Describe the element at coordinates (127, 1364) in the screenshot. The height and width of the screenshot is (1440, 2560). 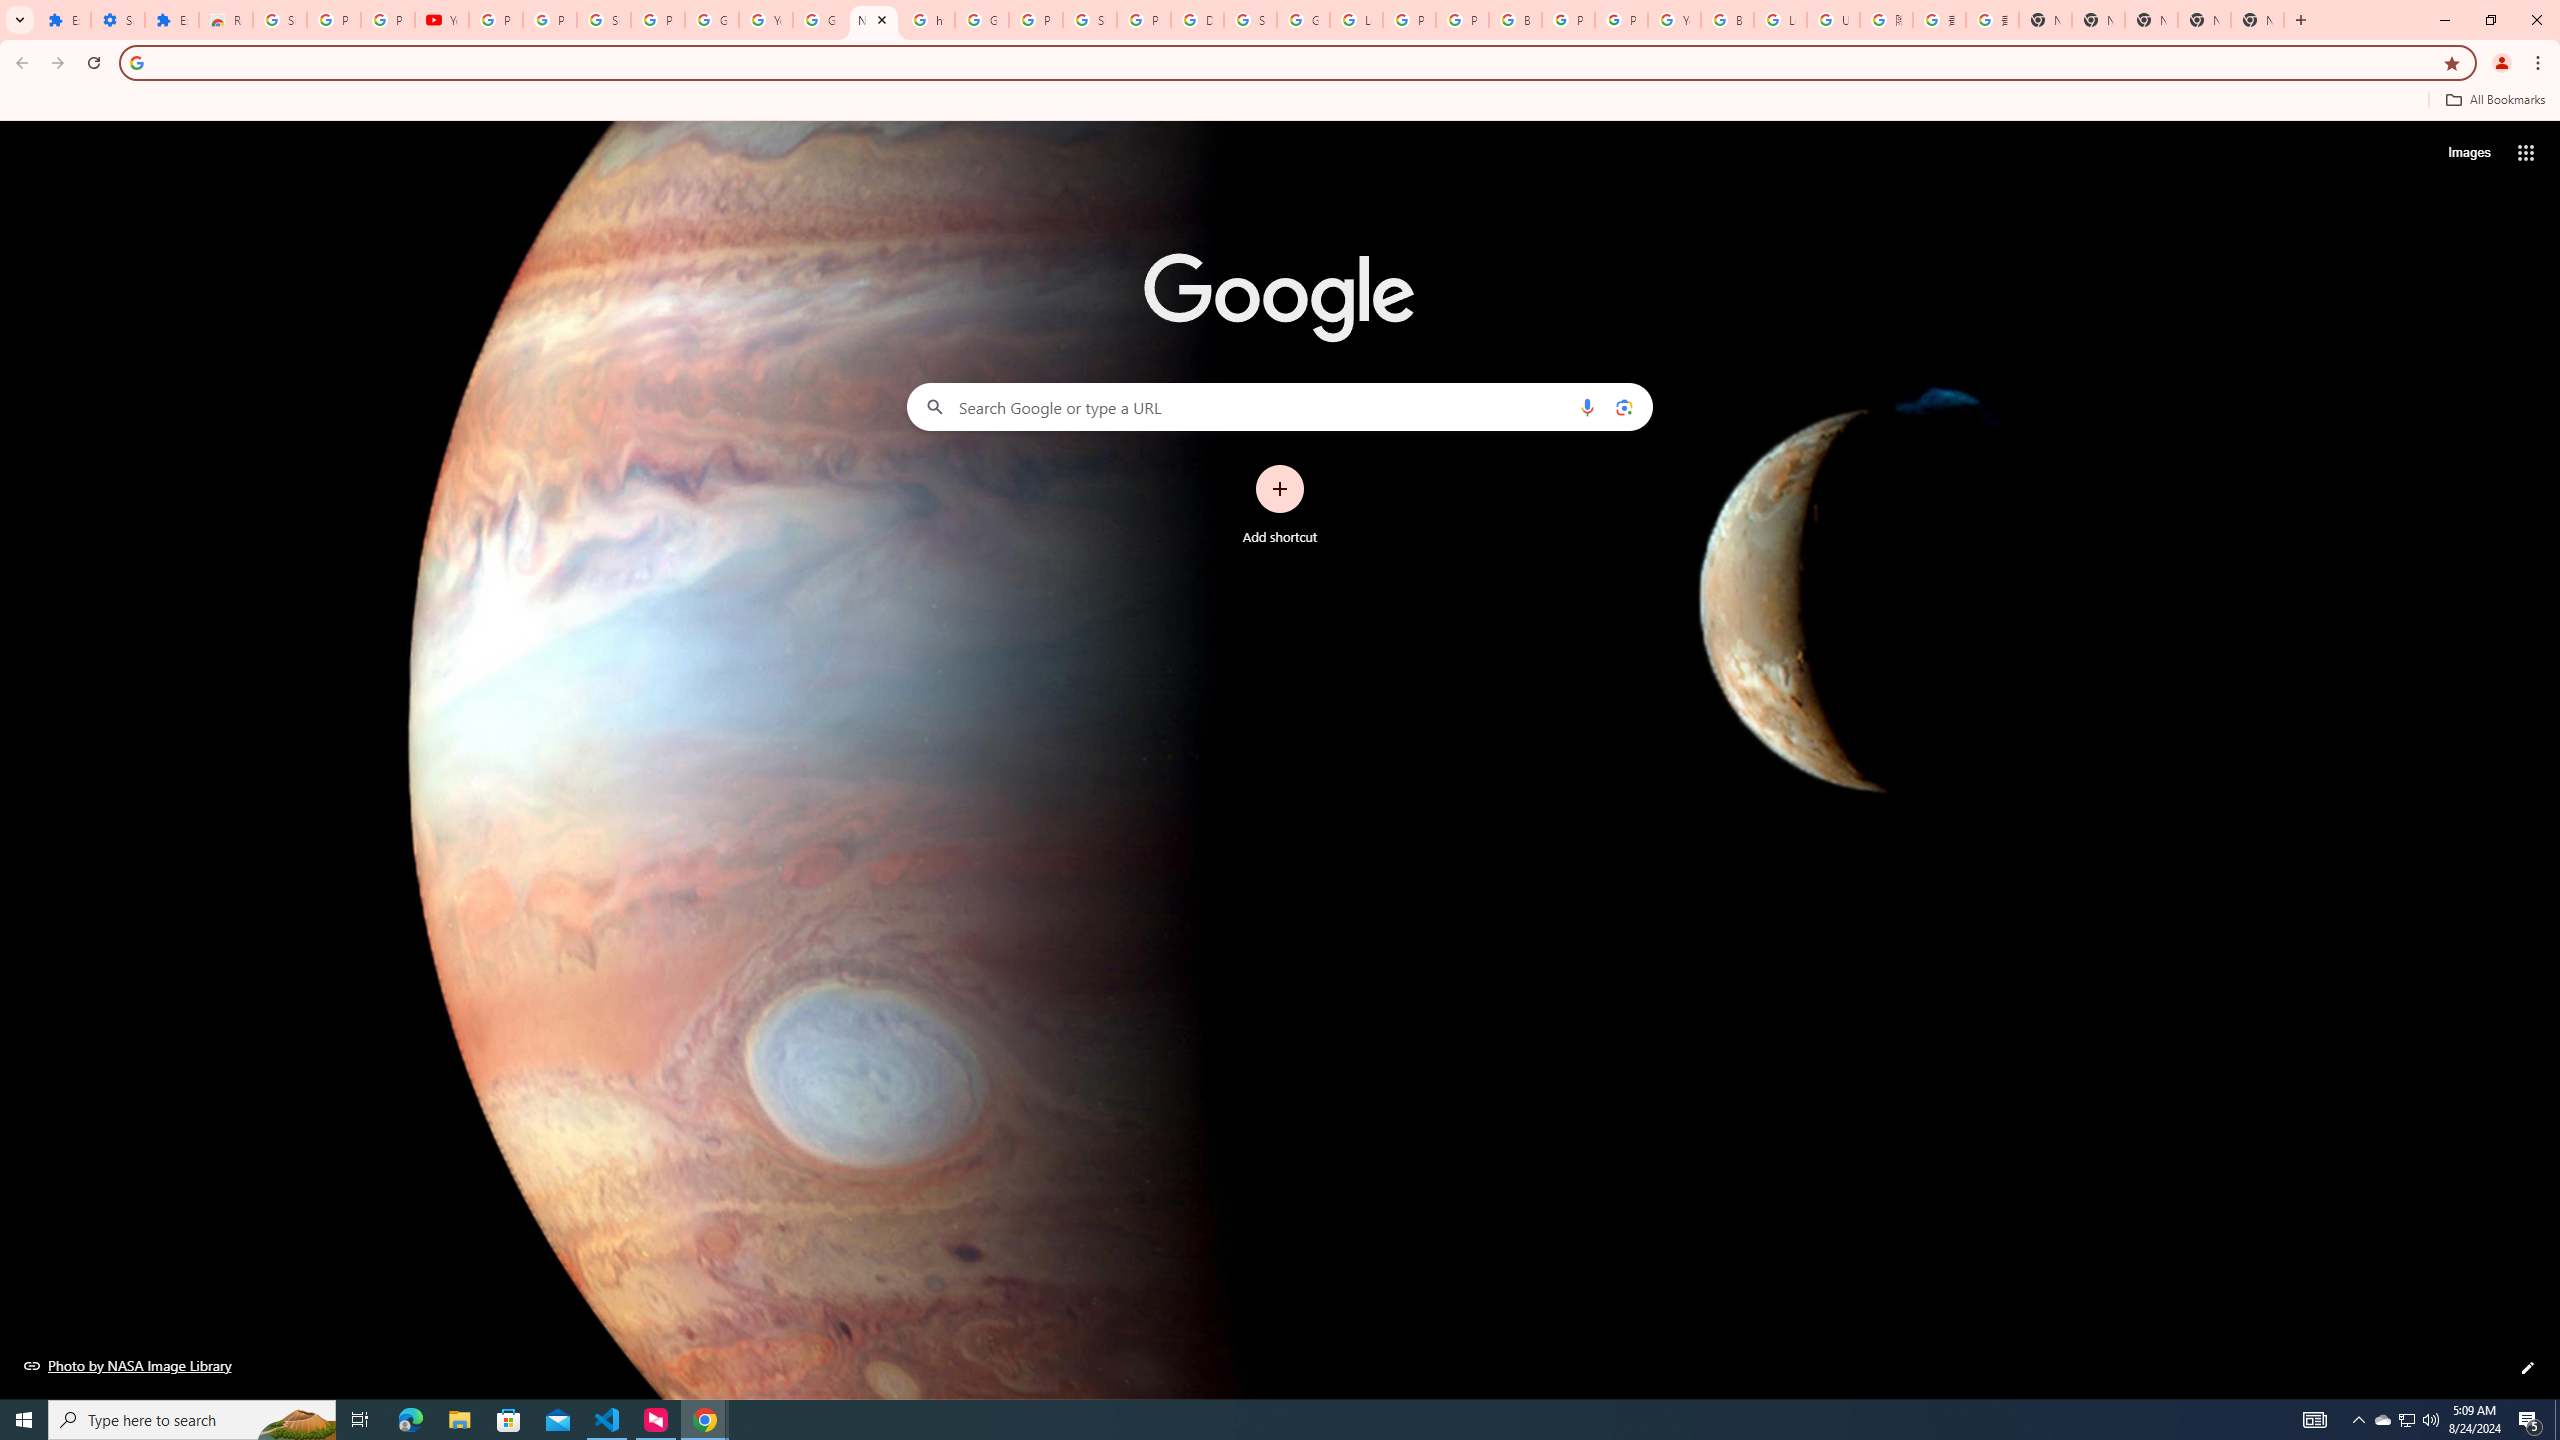
I see `'Photo by NASA Image Library'` at that location.